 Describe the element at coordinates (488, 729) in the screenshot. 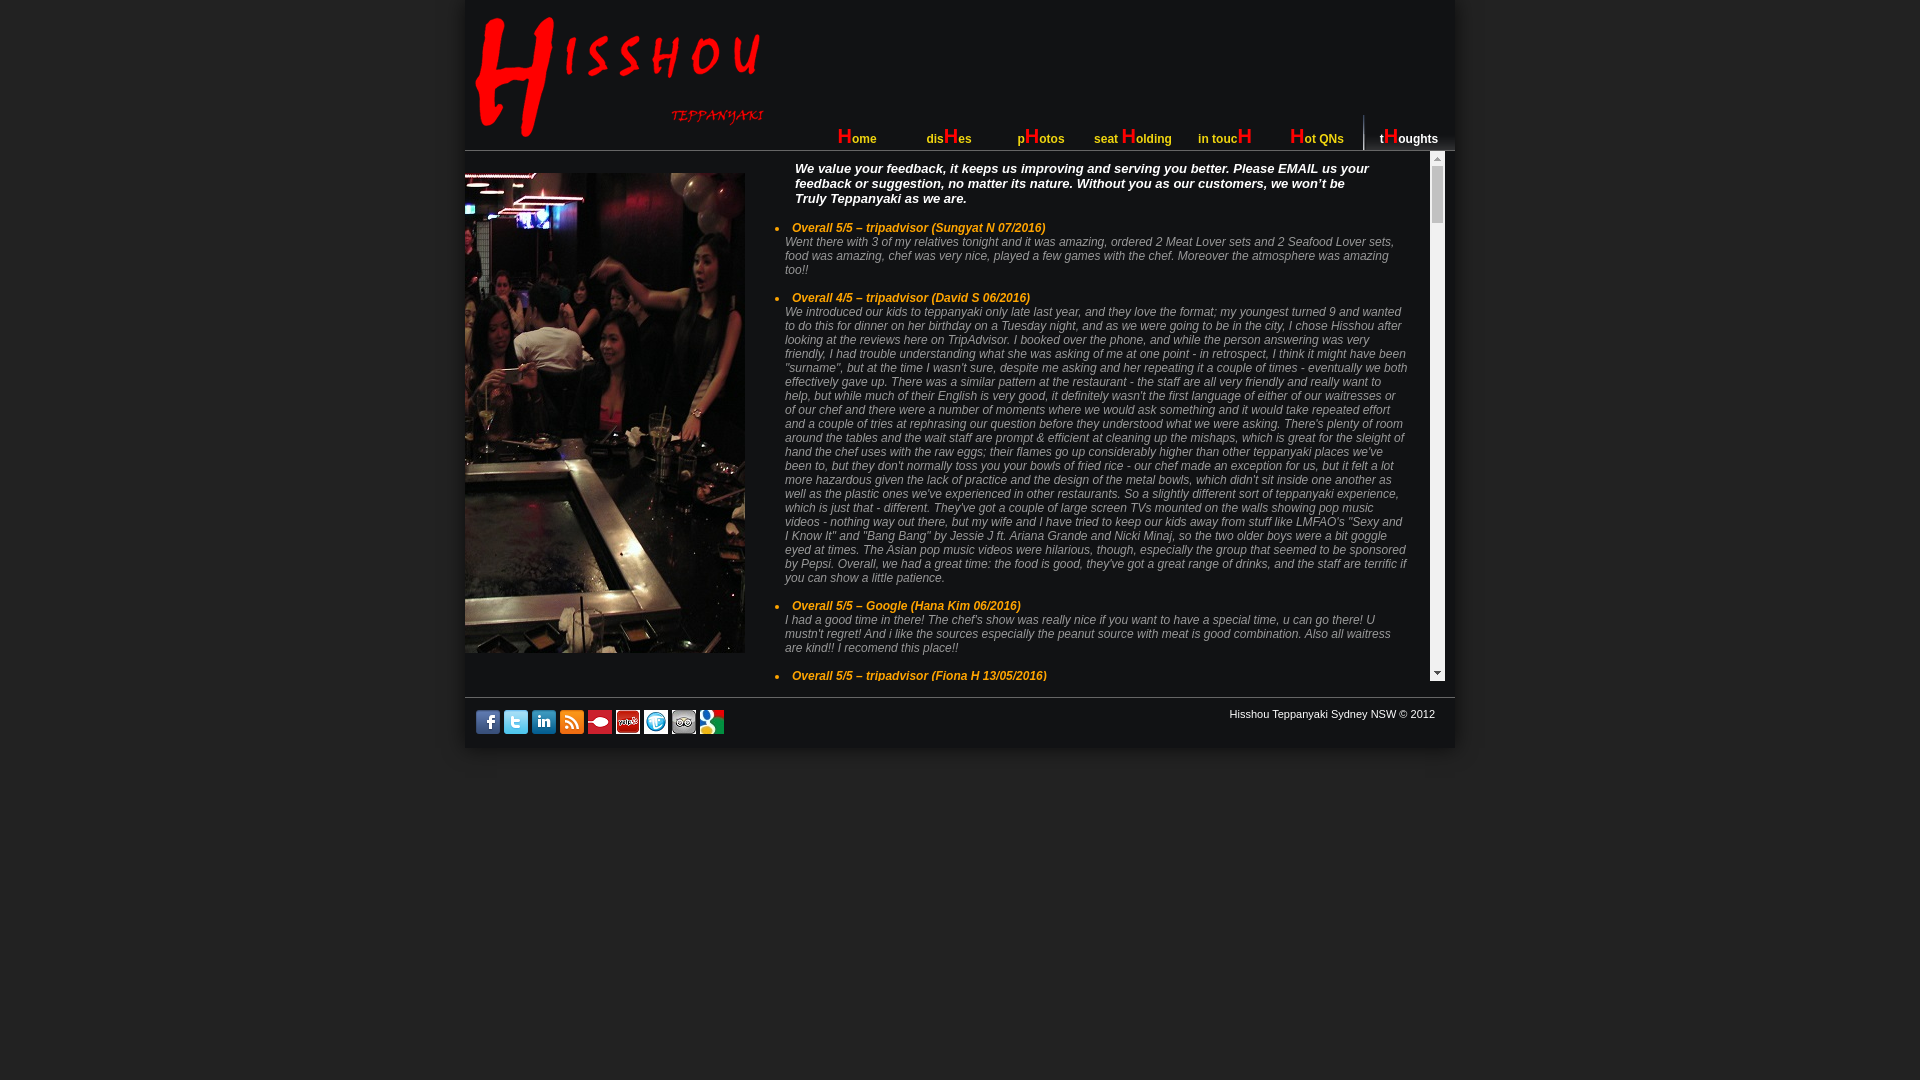

I see `'facebook'` at that location.